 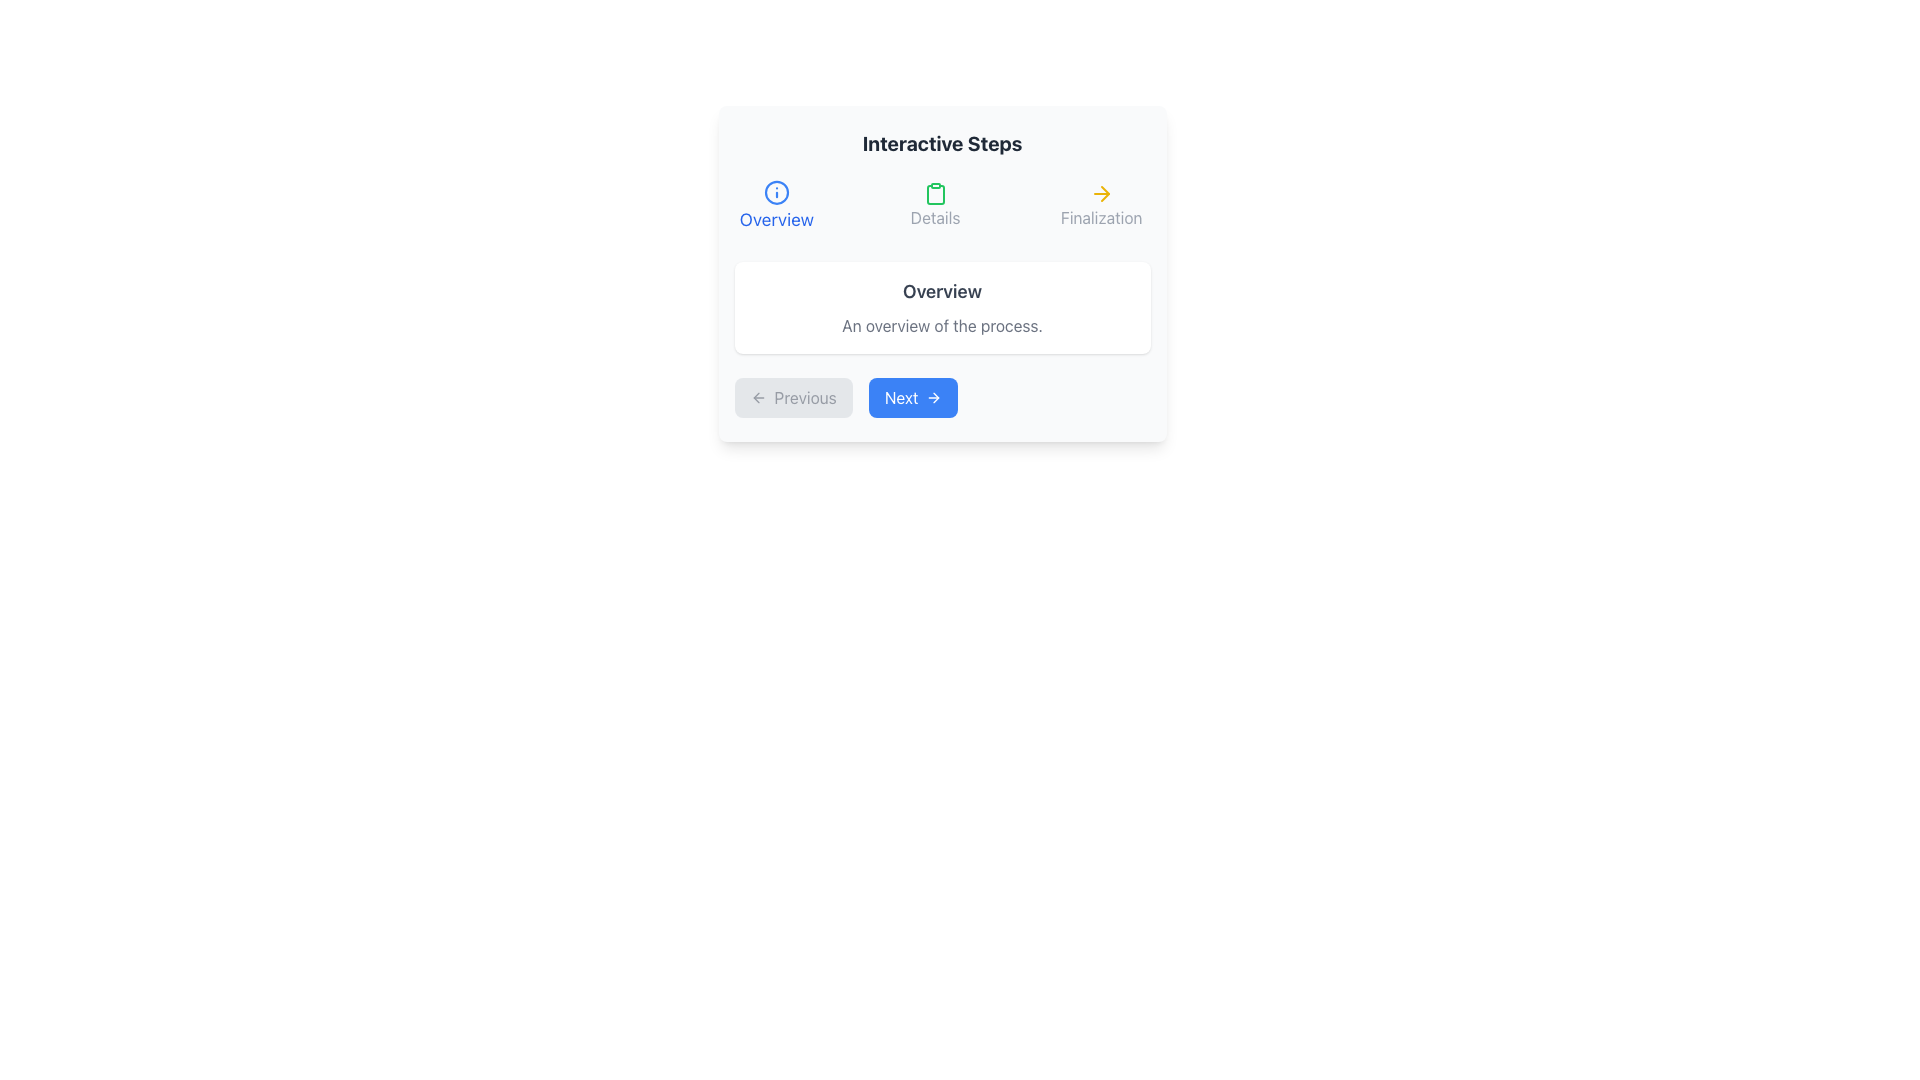 I want to click on the clipboard icon representing the 'Details' step in the multi-step navigation bar labeled 'Interactive Steps', so click(x=934, y=193).